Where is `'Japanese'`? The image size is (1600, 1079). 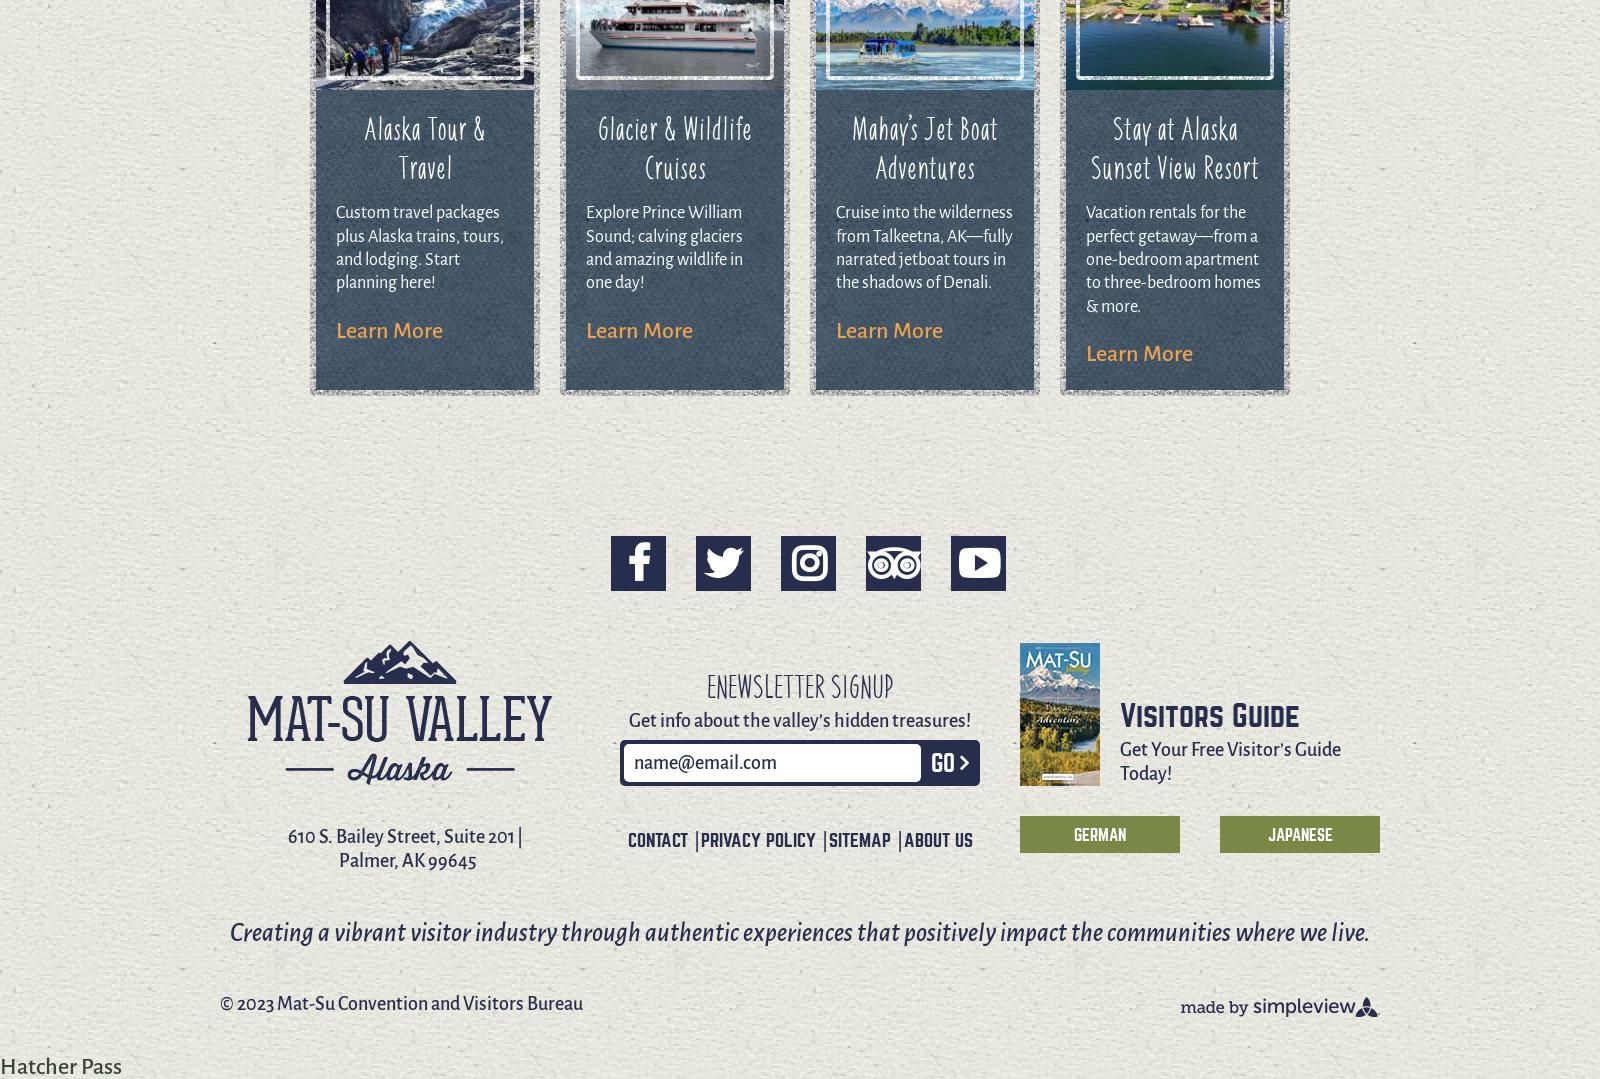 'Japanese' is located at coordinates (1298, 834).